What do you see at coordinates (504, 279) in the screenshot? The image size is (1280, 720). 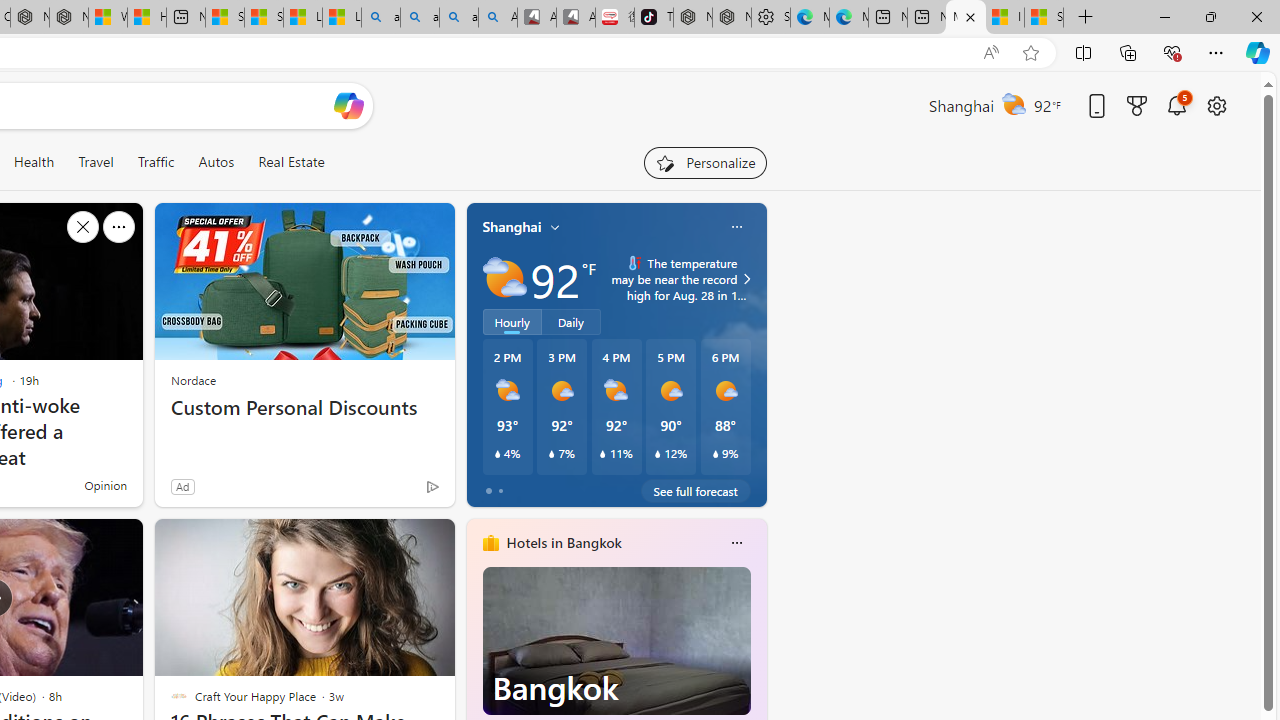 I see `'Partly sunny'` at bounding box center [504, 279].